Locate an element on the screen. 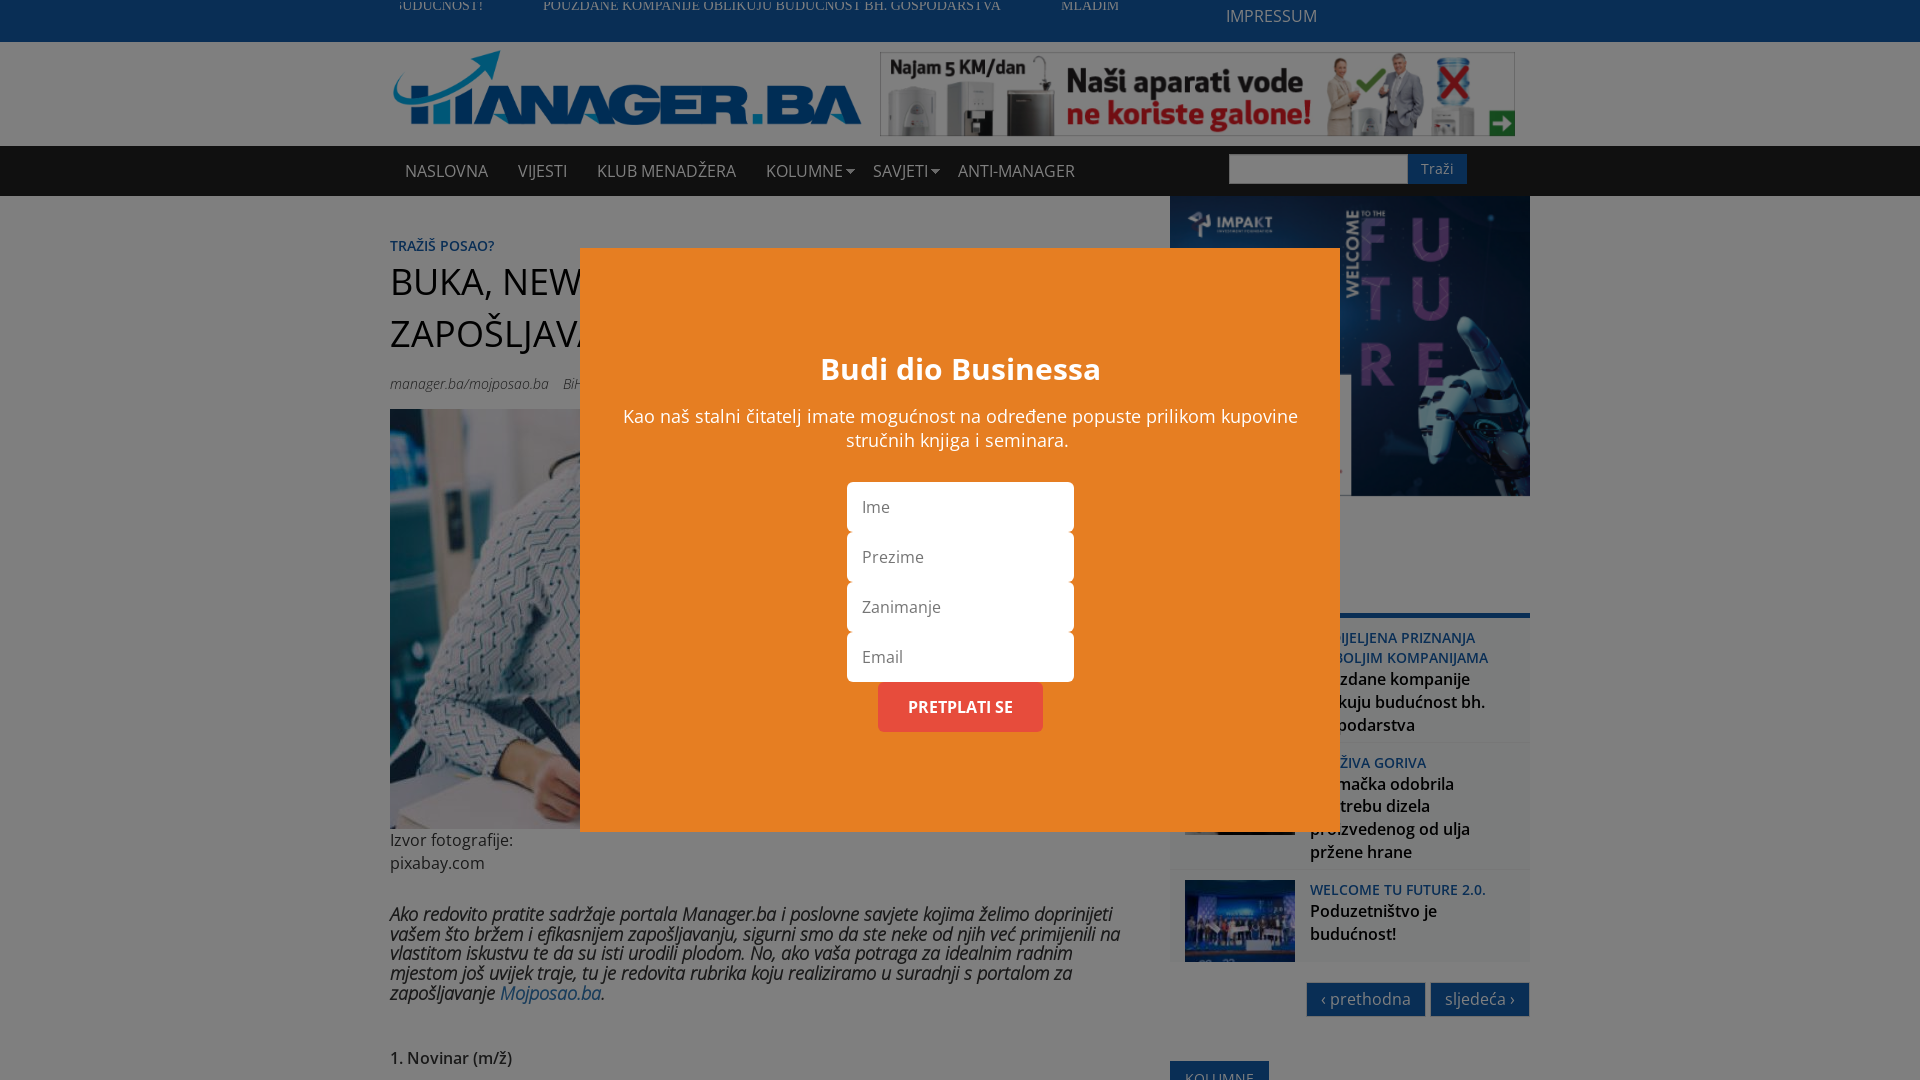 The image size is (1920, 1080). 'ANTI-MANAGER' is located at coordinates (941, 169).